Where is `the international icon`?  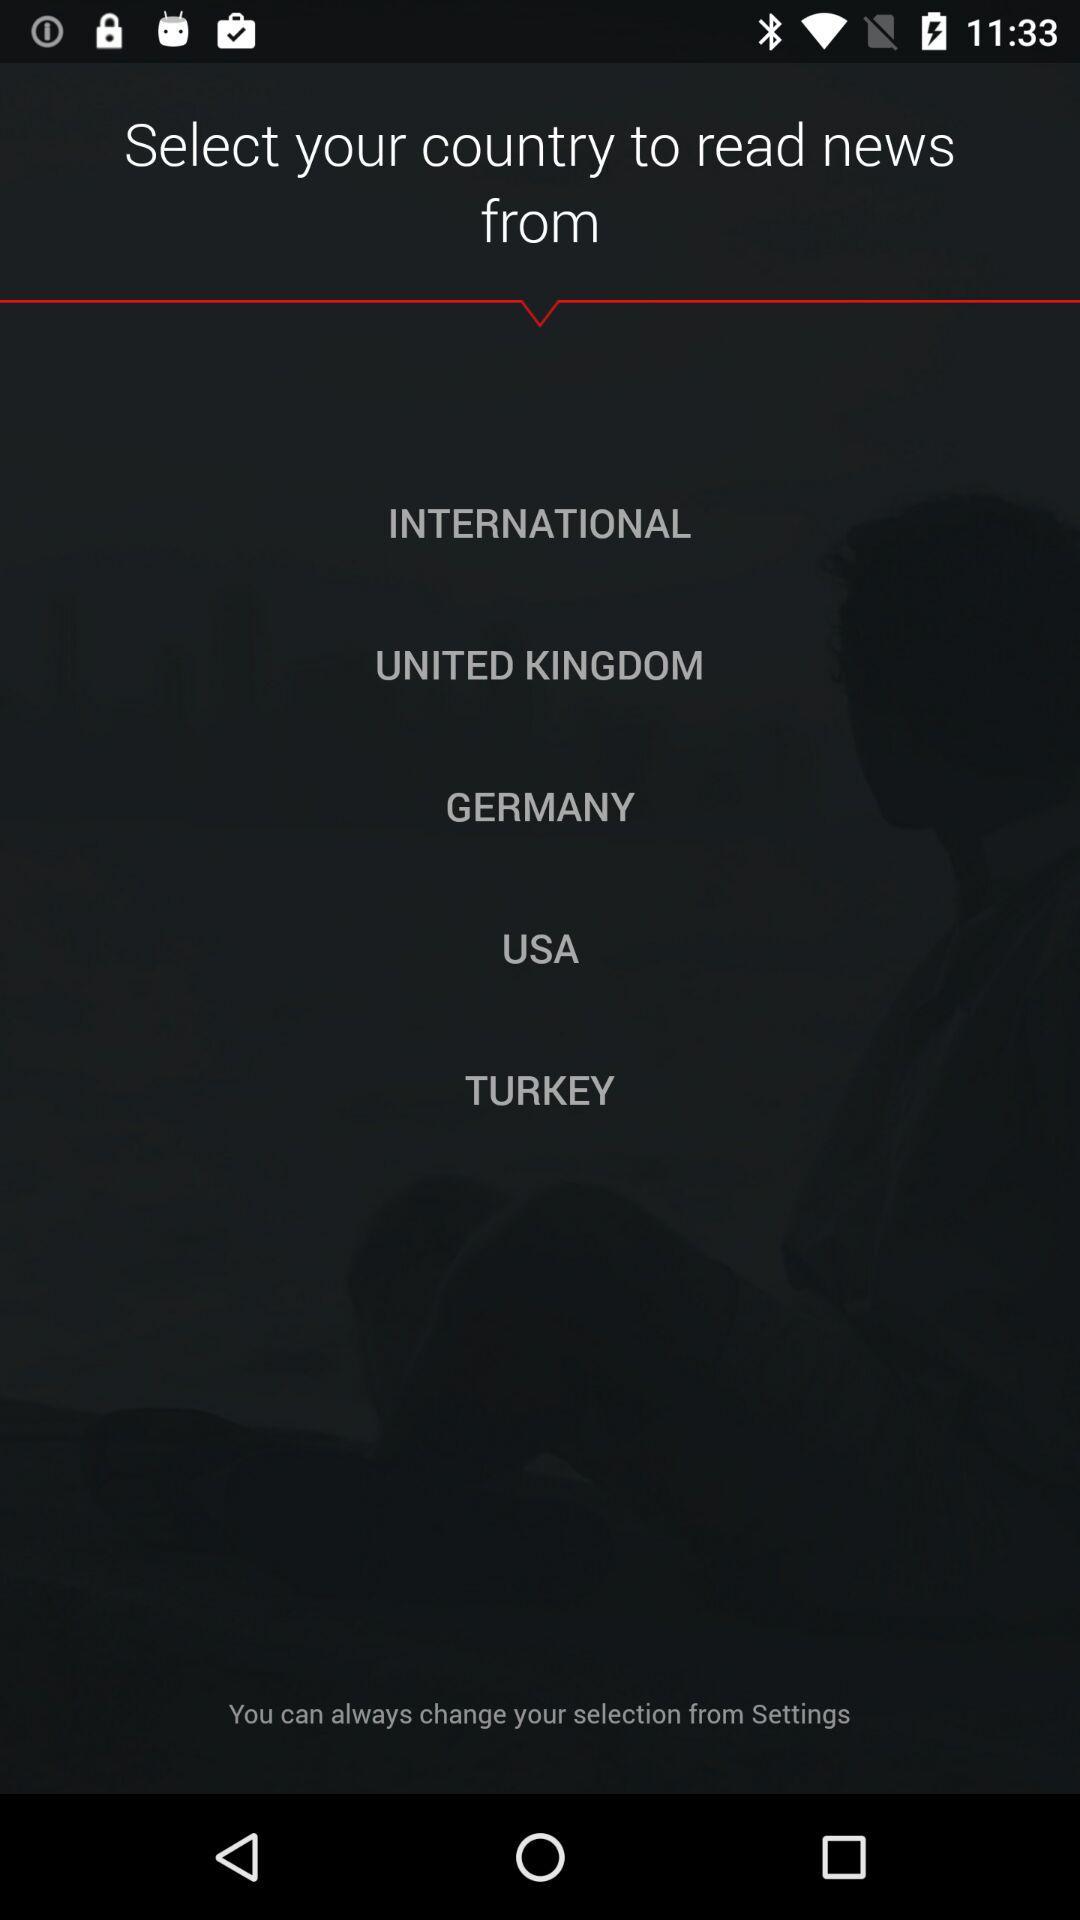 the international icon is located at coordinates (538, 522).